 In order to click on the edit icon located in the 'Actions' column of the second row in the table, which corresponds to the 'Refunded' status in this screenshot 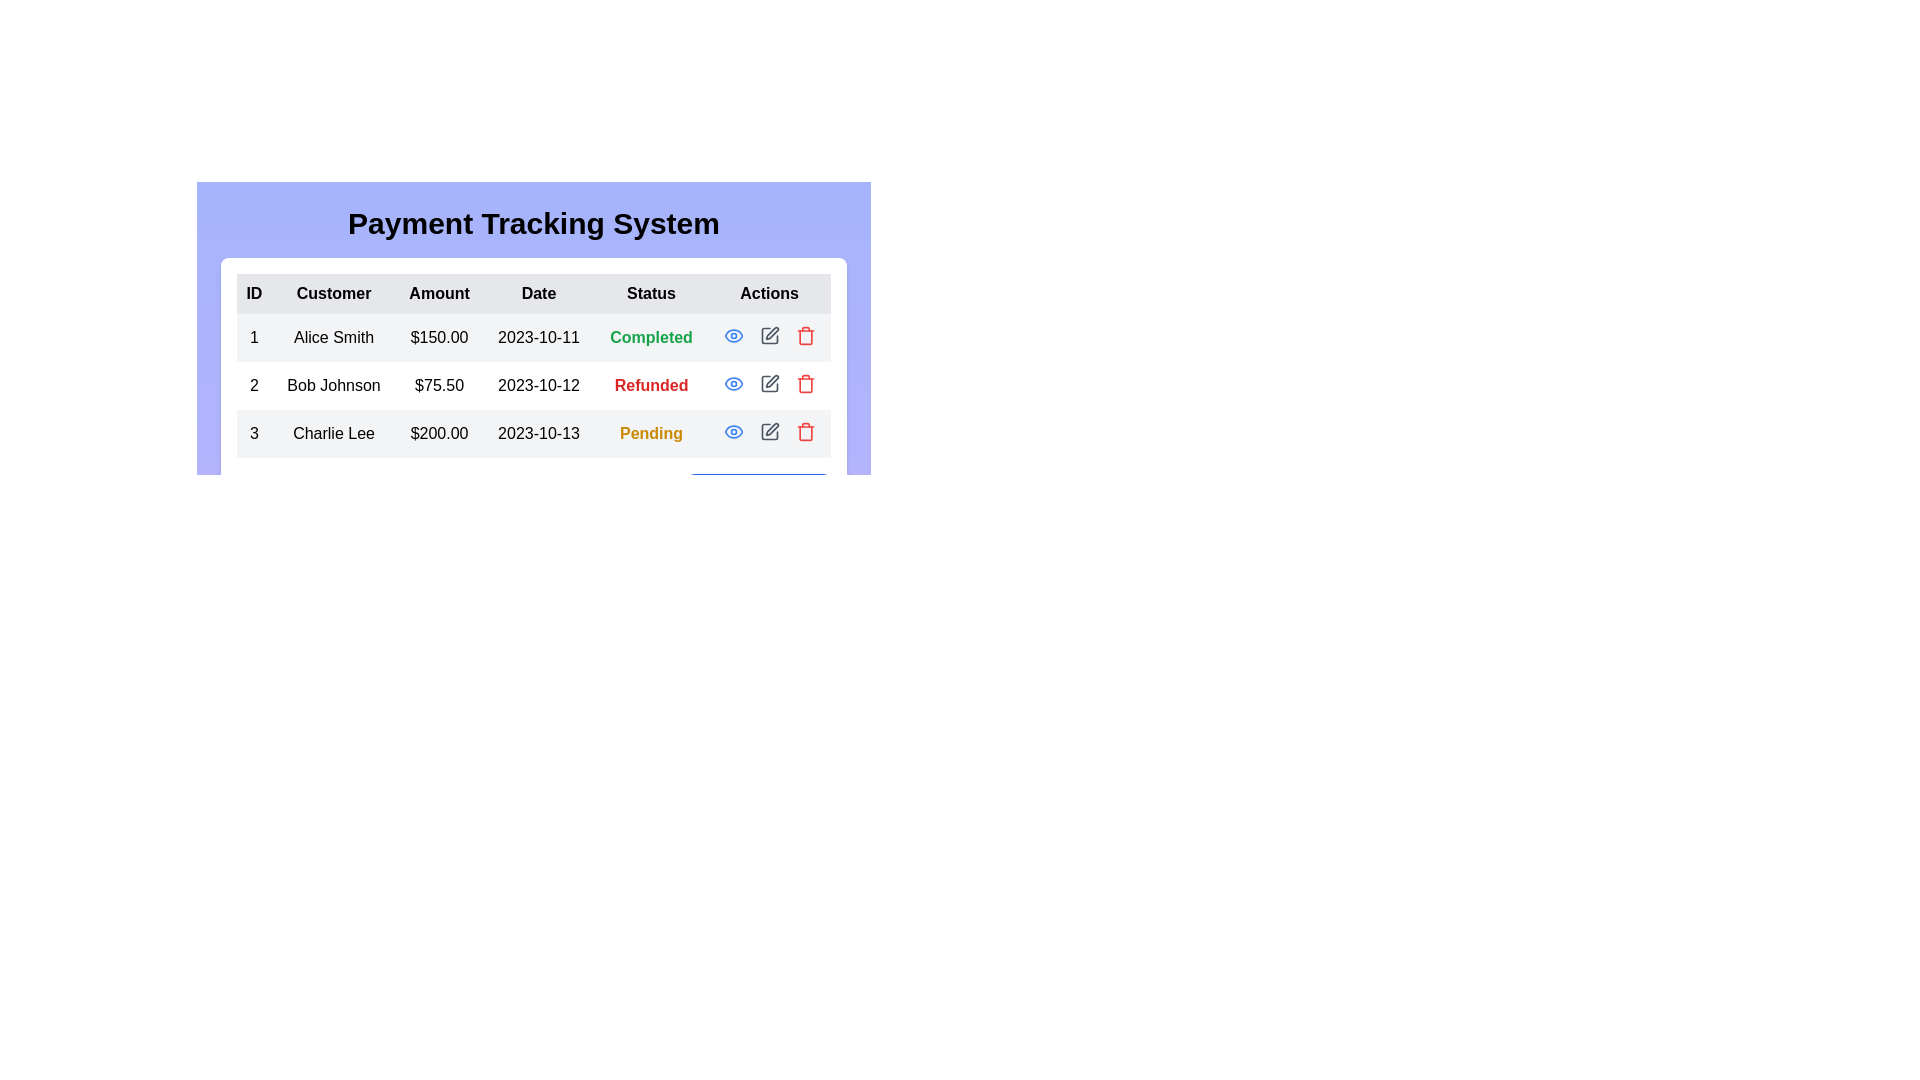, I will do `click(771, 381)`.